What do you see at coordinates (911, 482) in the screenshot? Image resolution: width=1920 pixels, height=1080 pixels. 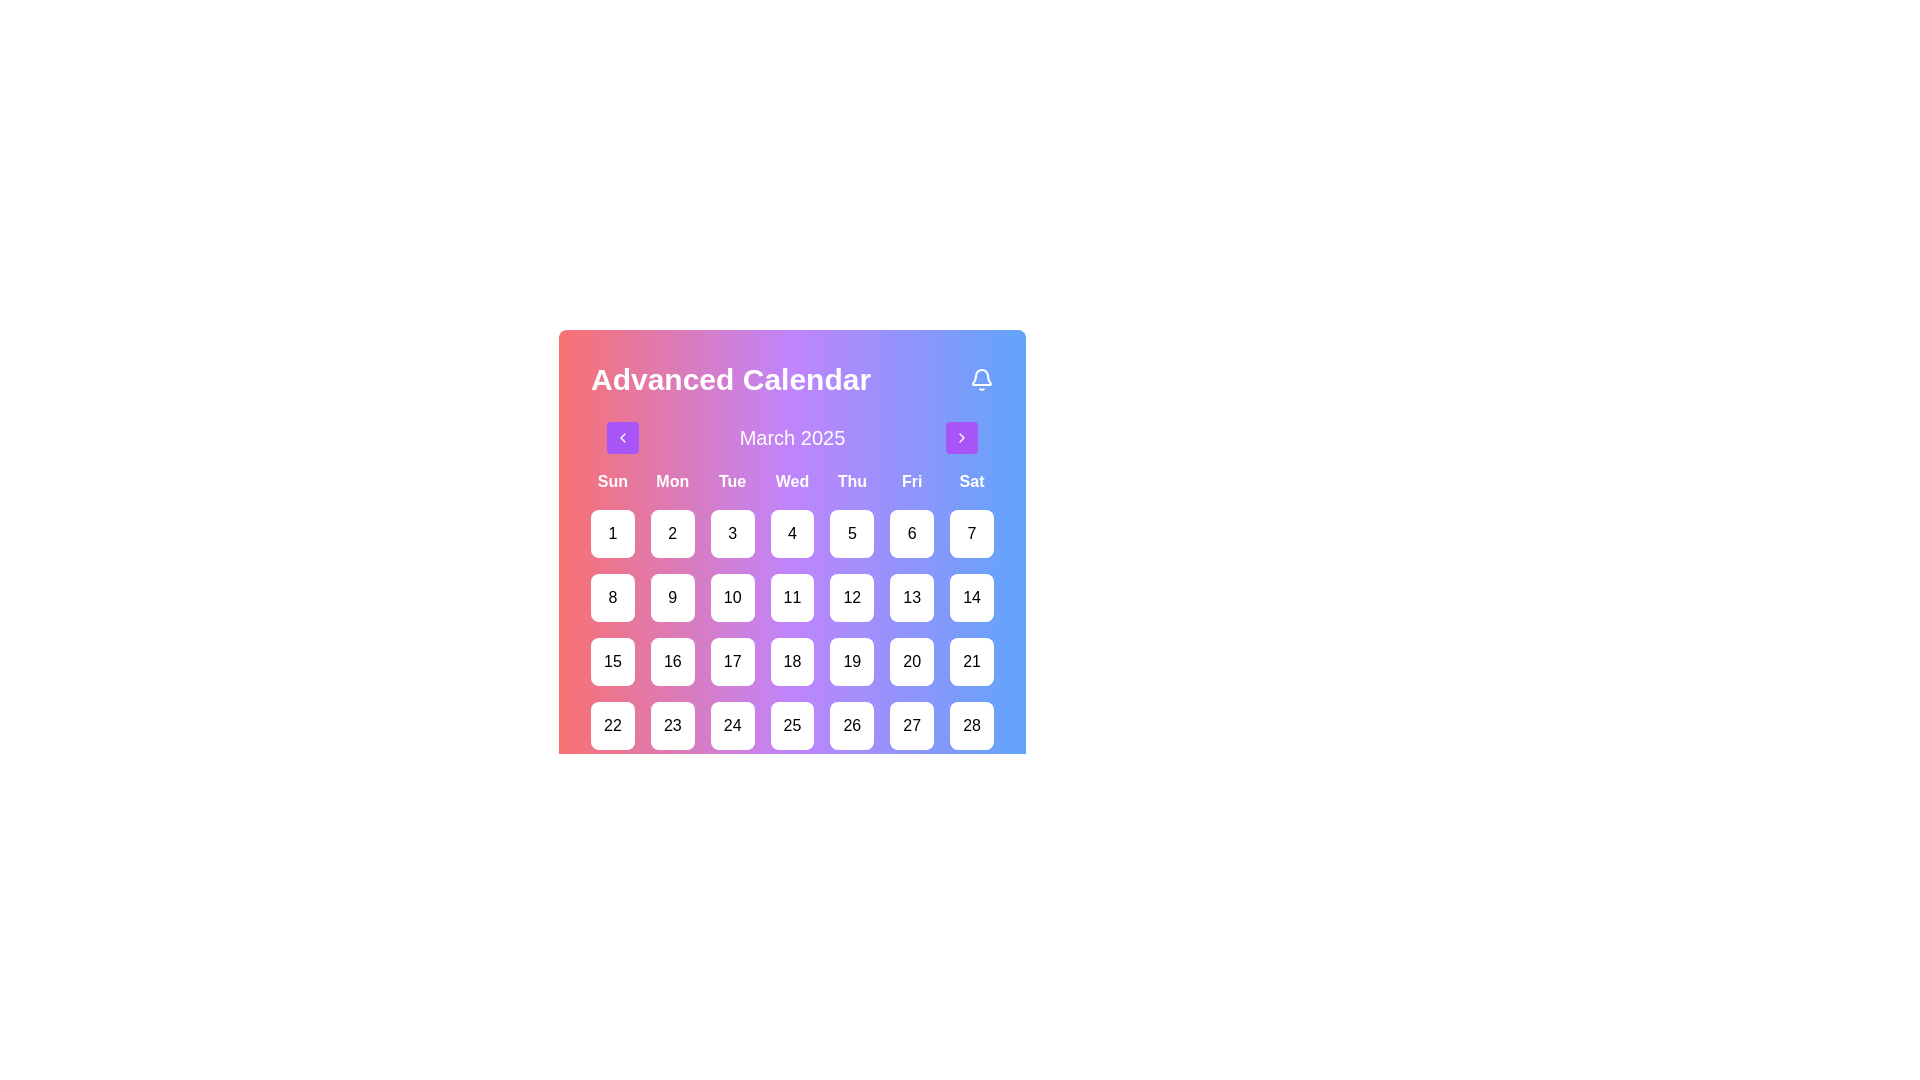 I see `the static label displaying 'Fri', which is the sixth label in the calendar header, styled with bold font and centered alignment` at bounding box center [911, 482].